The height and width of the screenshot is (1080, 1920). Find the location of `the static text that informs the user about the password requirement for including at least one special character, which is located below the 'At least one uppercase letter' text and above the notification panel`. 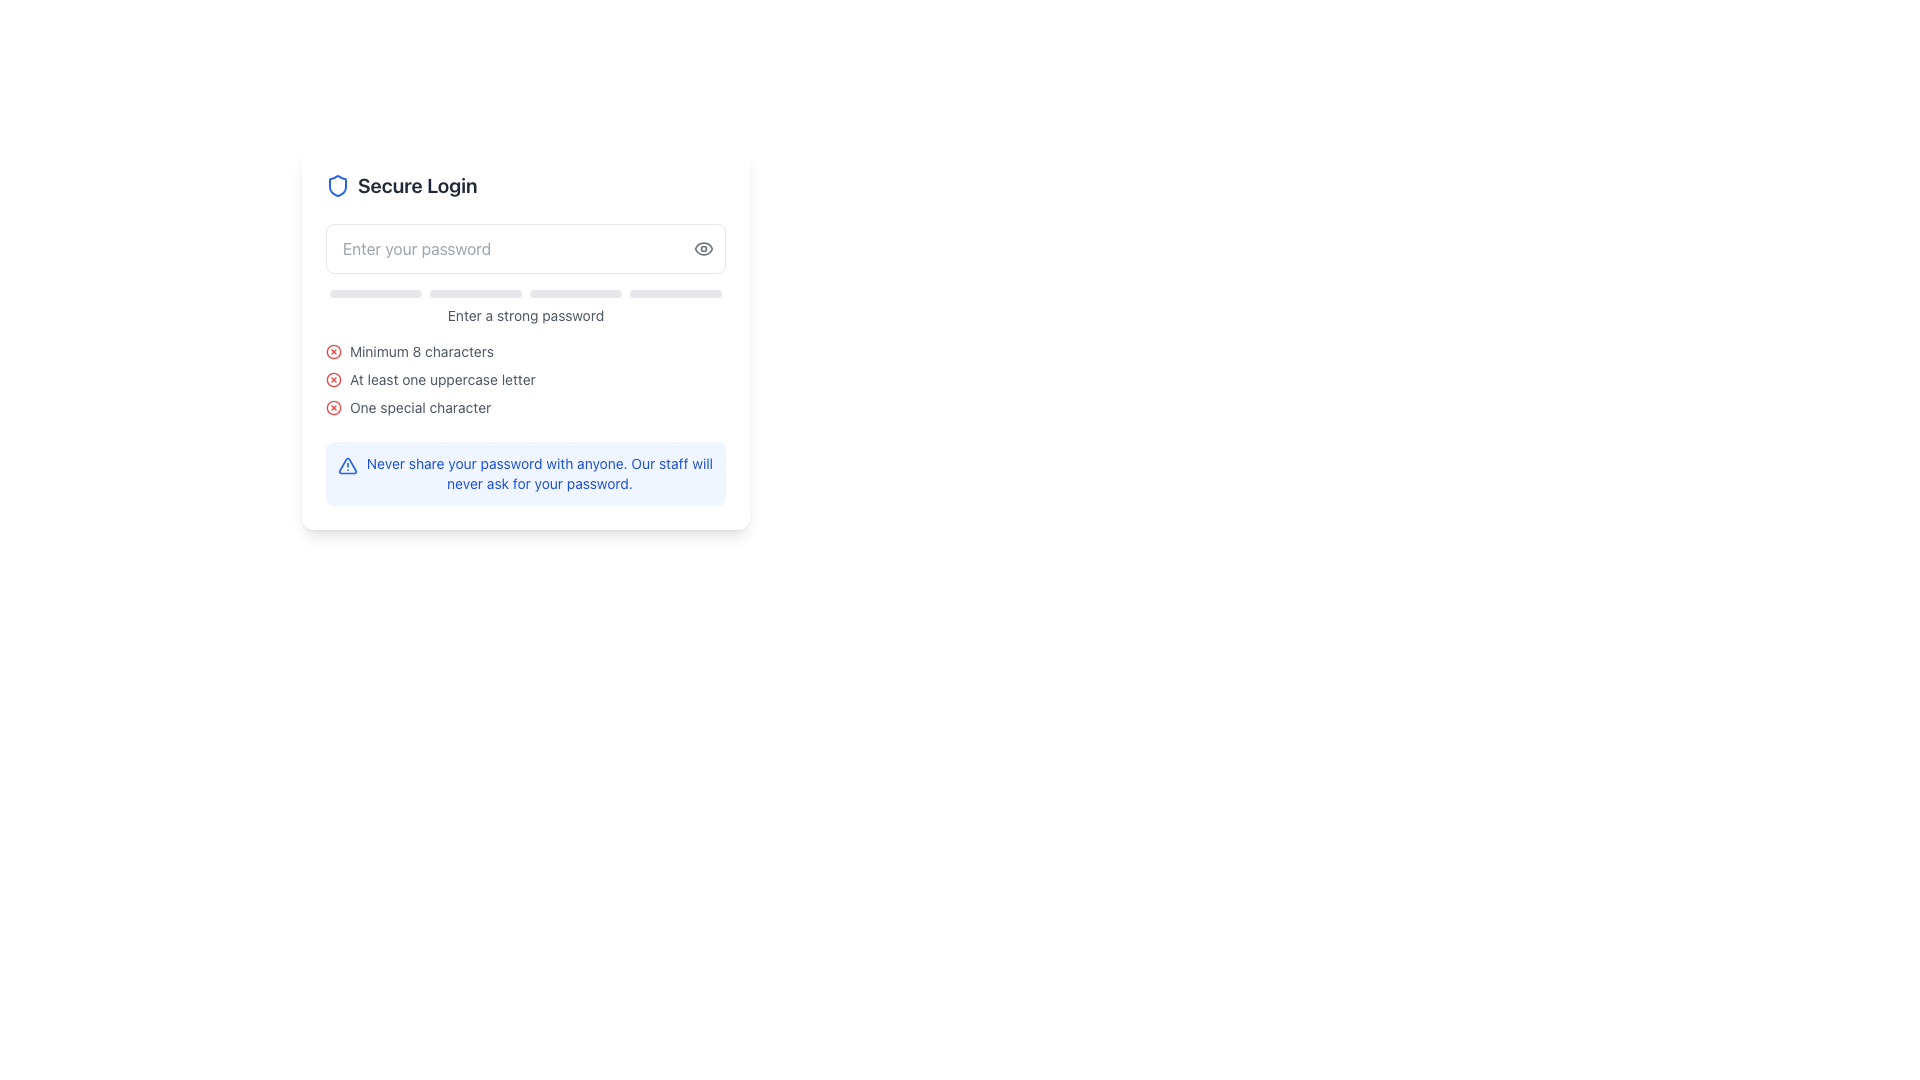

the static text that informs the user about the password requirement for including at least one special character, which is located below the 'At least one uppercase letter' text and above the notification panel is located at coordinates (419, 407).